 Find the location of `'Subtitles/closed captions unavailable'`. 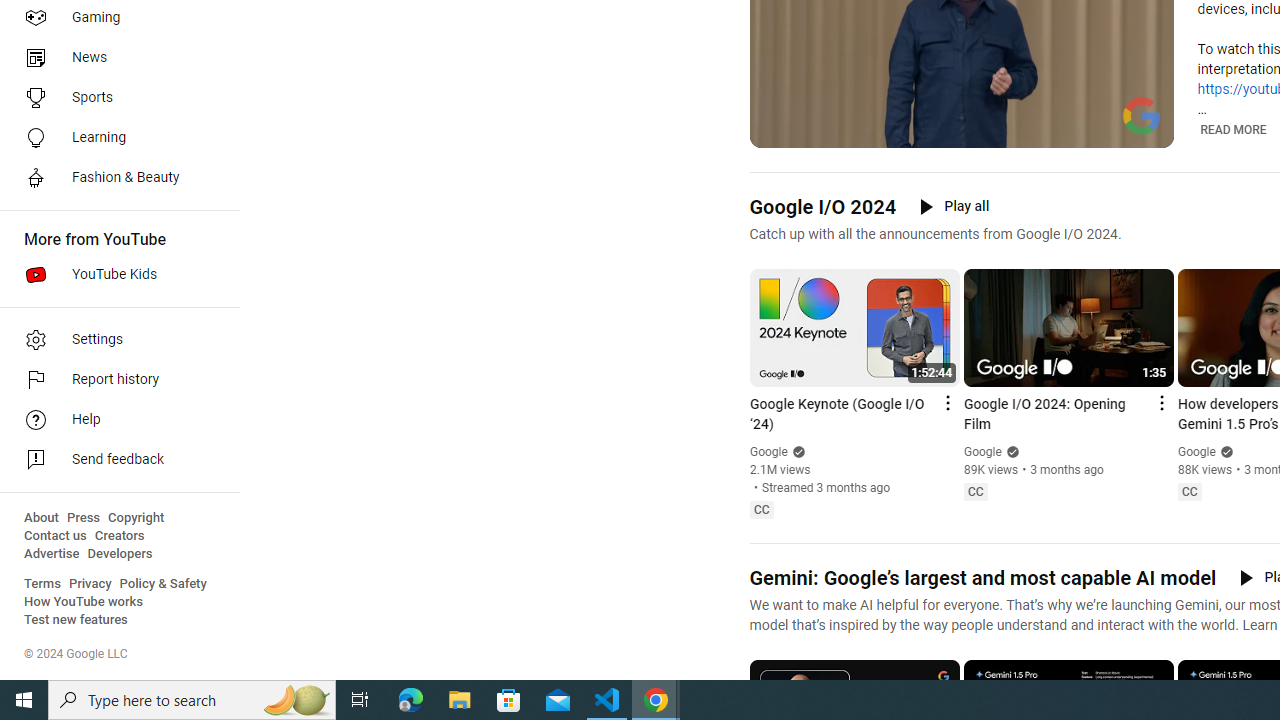

'Subtitles/closed captions unavailable' is located at coordinates (1071, 130).